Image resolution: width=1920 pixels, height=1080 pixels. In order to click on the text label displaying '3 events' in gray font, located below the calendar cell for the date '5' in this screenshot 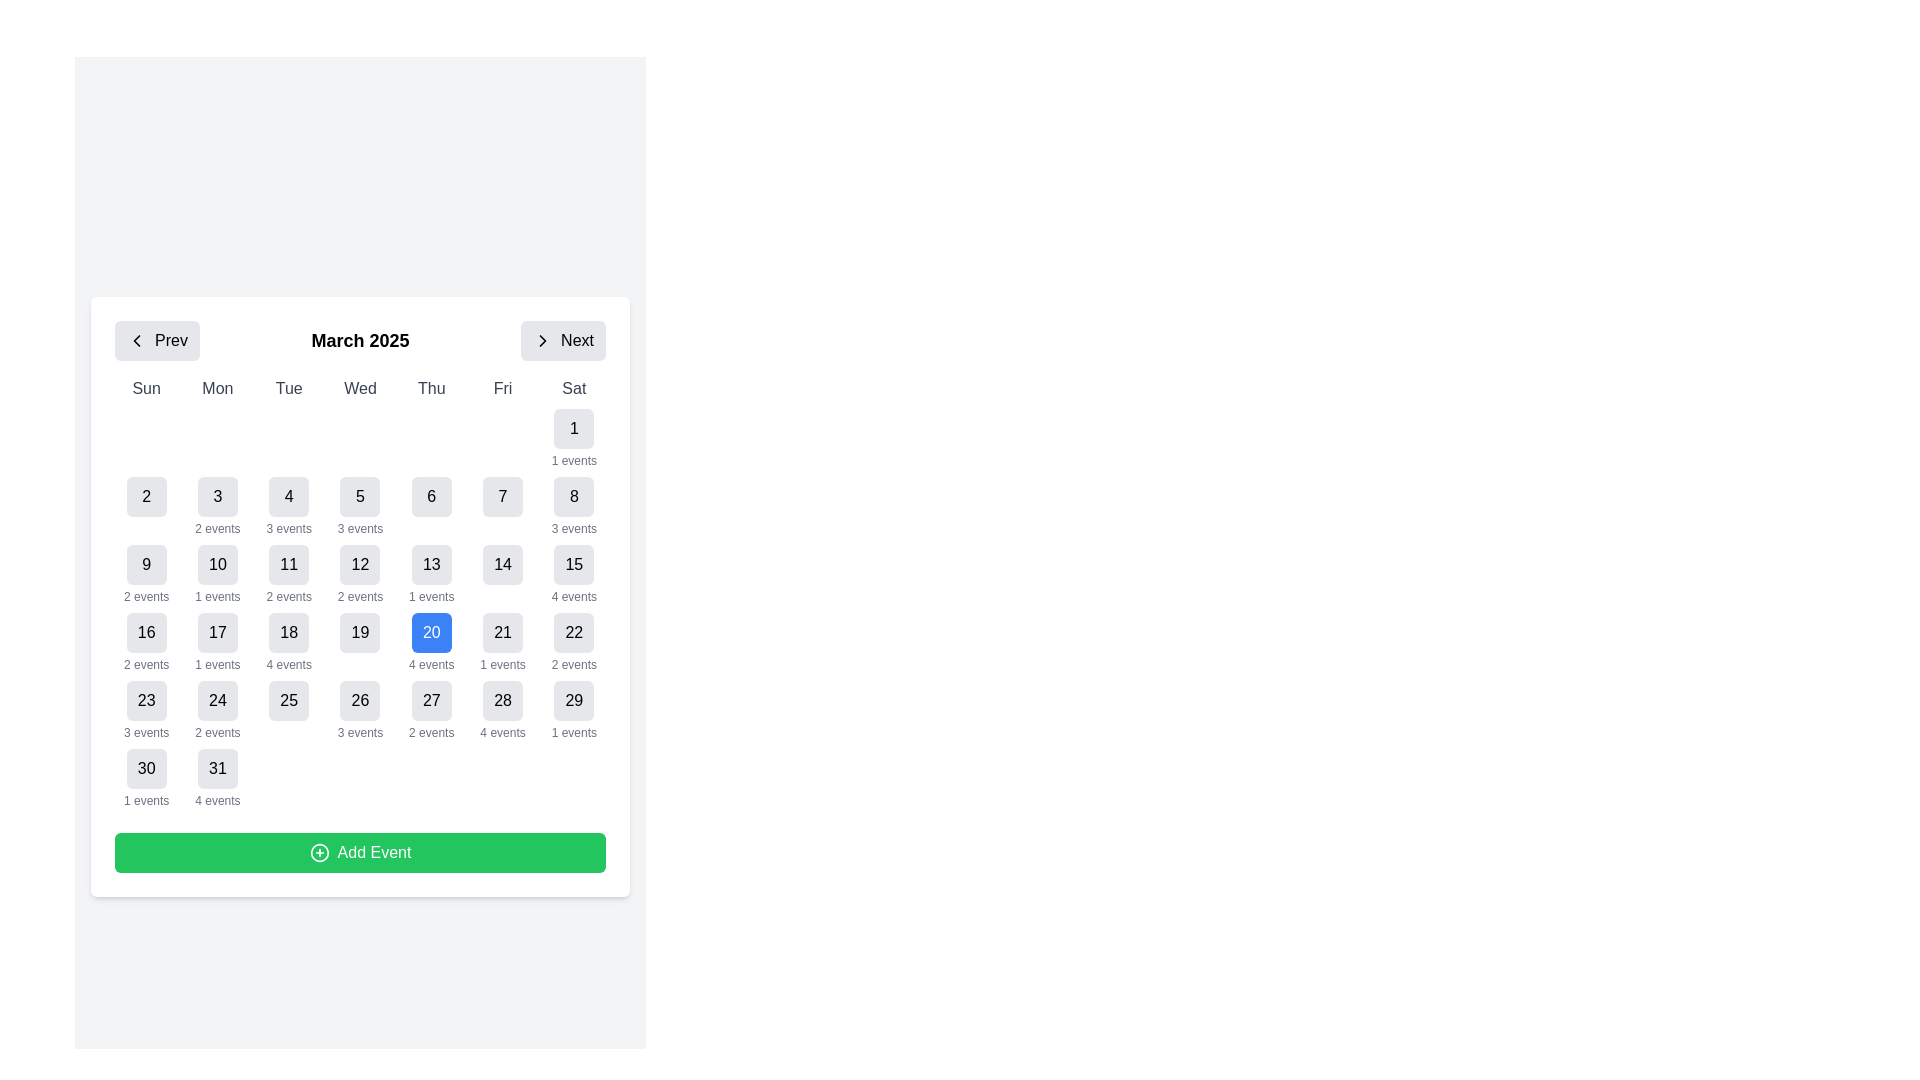, I will do `click(360, 527)`.